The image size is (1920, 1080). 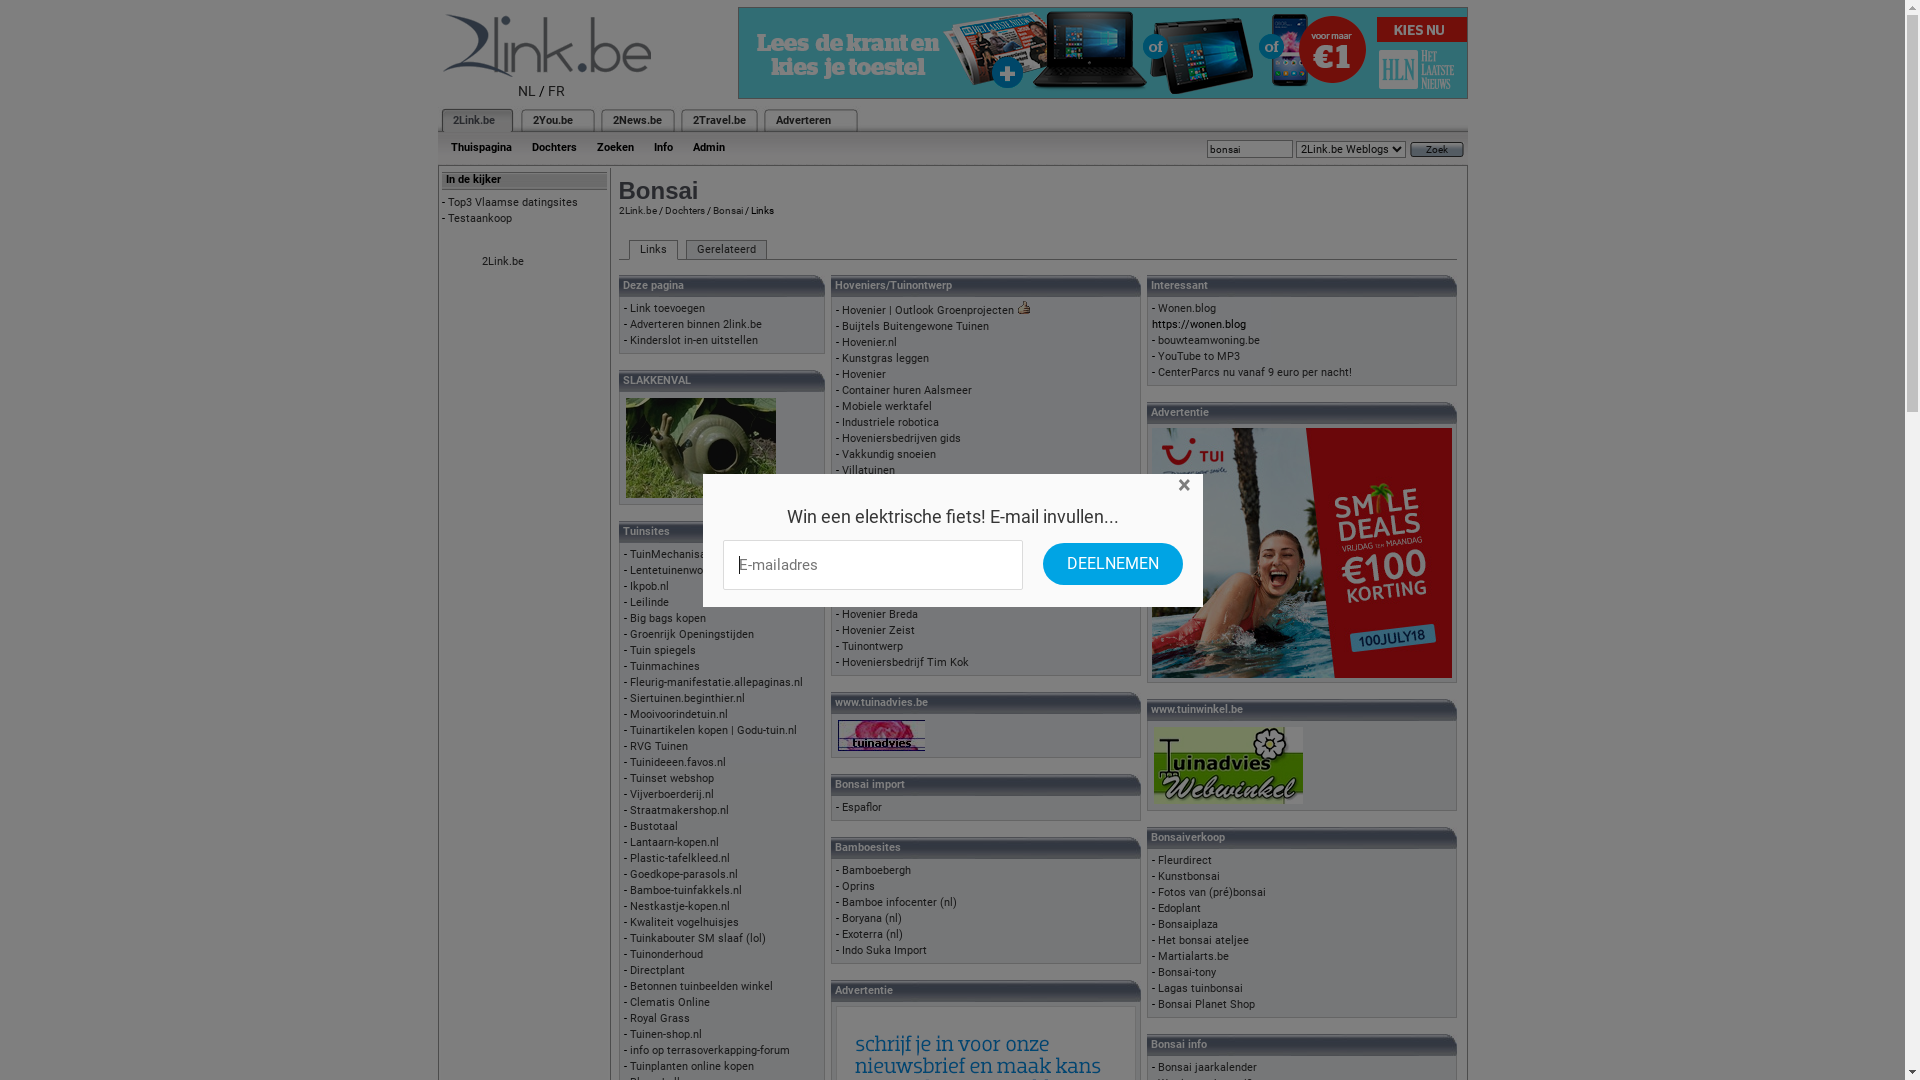 What do you see at coordinates (886, 405) in the screenshot?
I see `'Mobiele werktafel'` at bounding box center [886, 405].